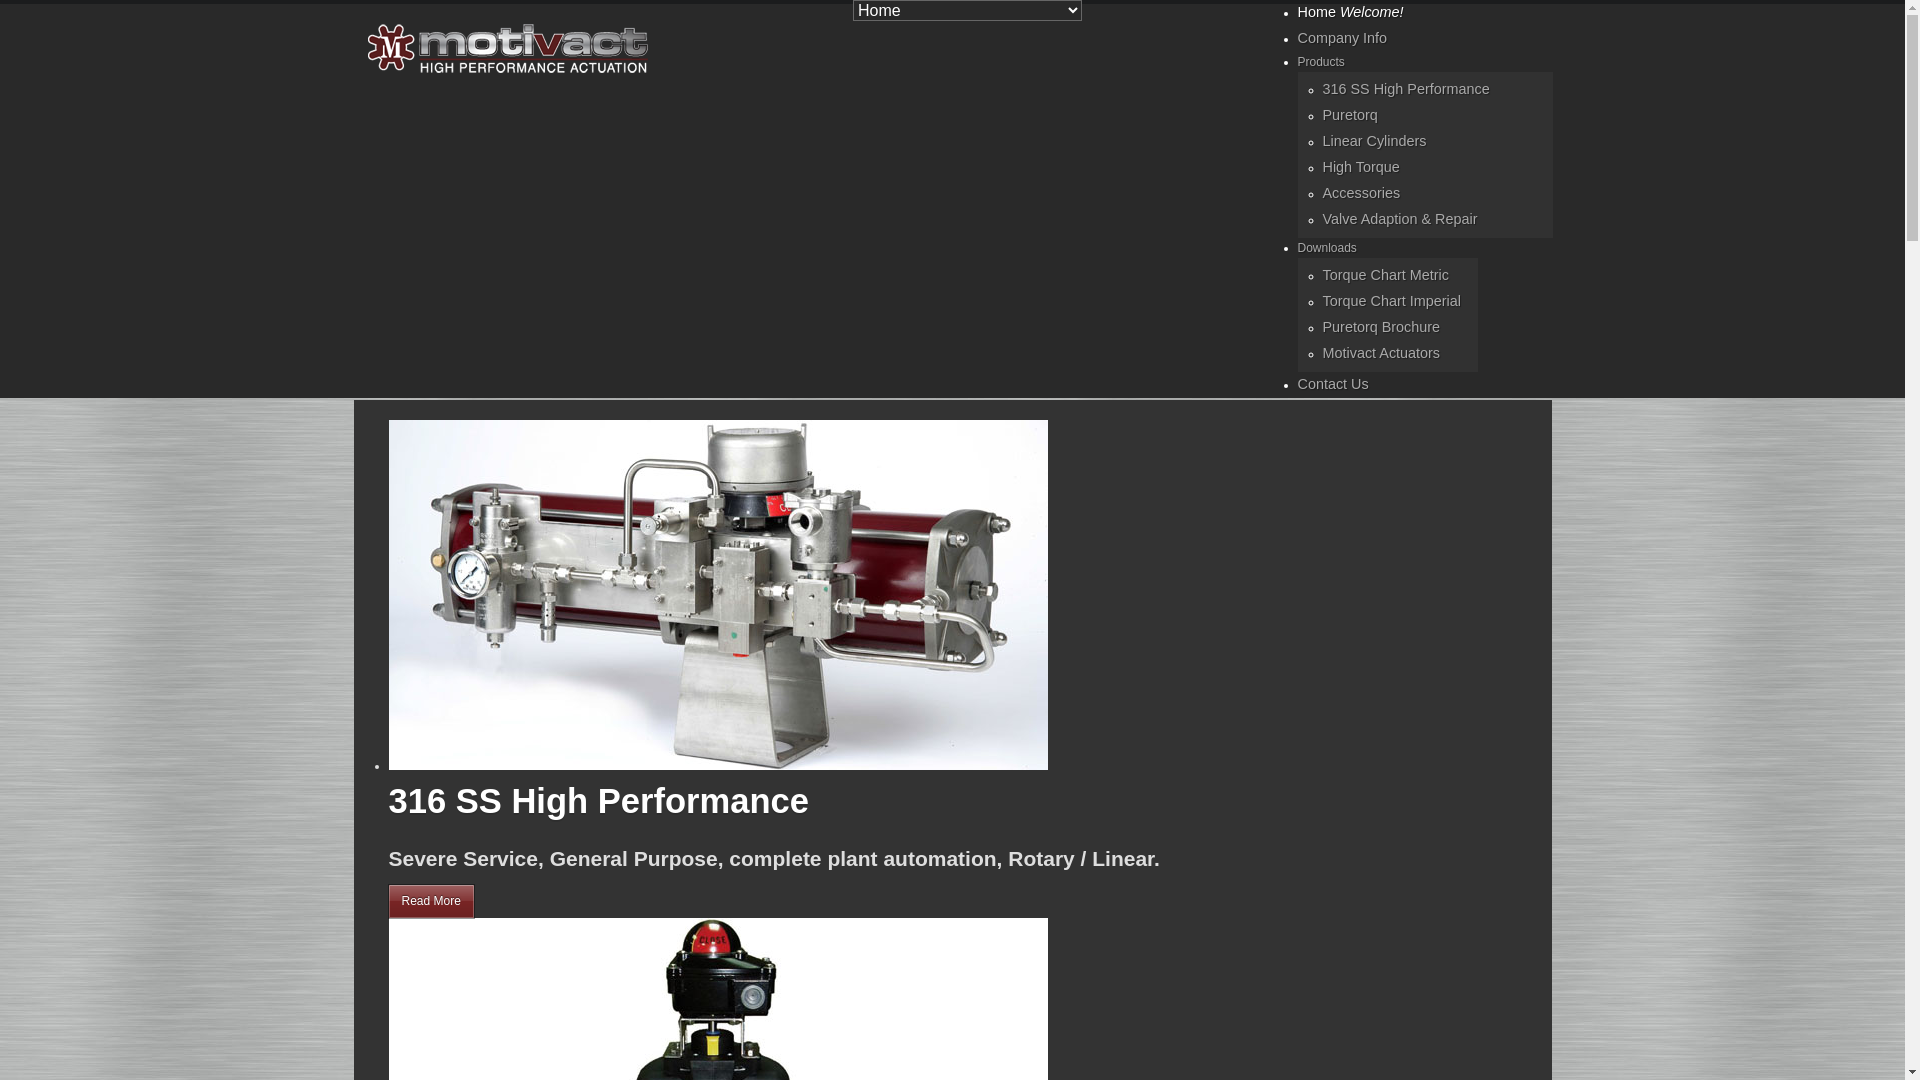  Describe the element at coordinates (1384, 274) in the screenshot. I see `'Torque Chart Metric'` at that location.